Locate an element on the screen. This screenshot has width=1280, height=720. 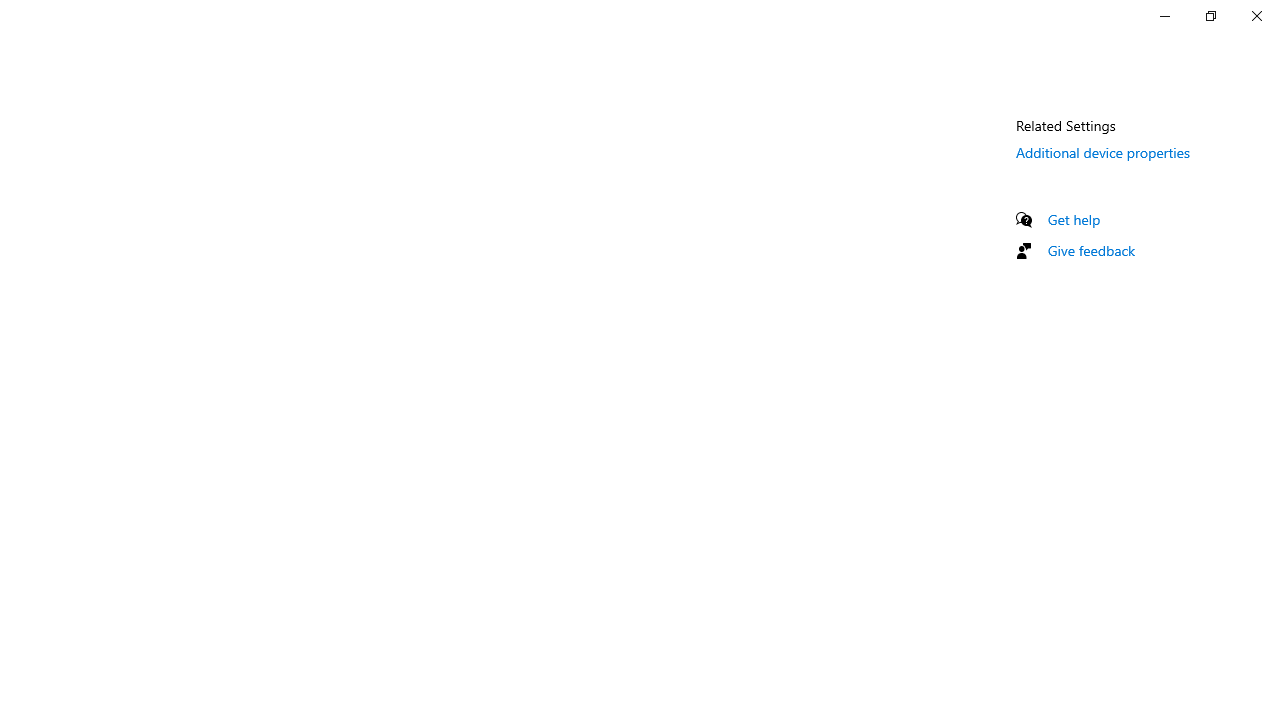
'Minimize Settings' is located at coordinates (1164, 15).